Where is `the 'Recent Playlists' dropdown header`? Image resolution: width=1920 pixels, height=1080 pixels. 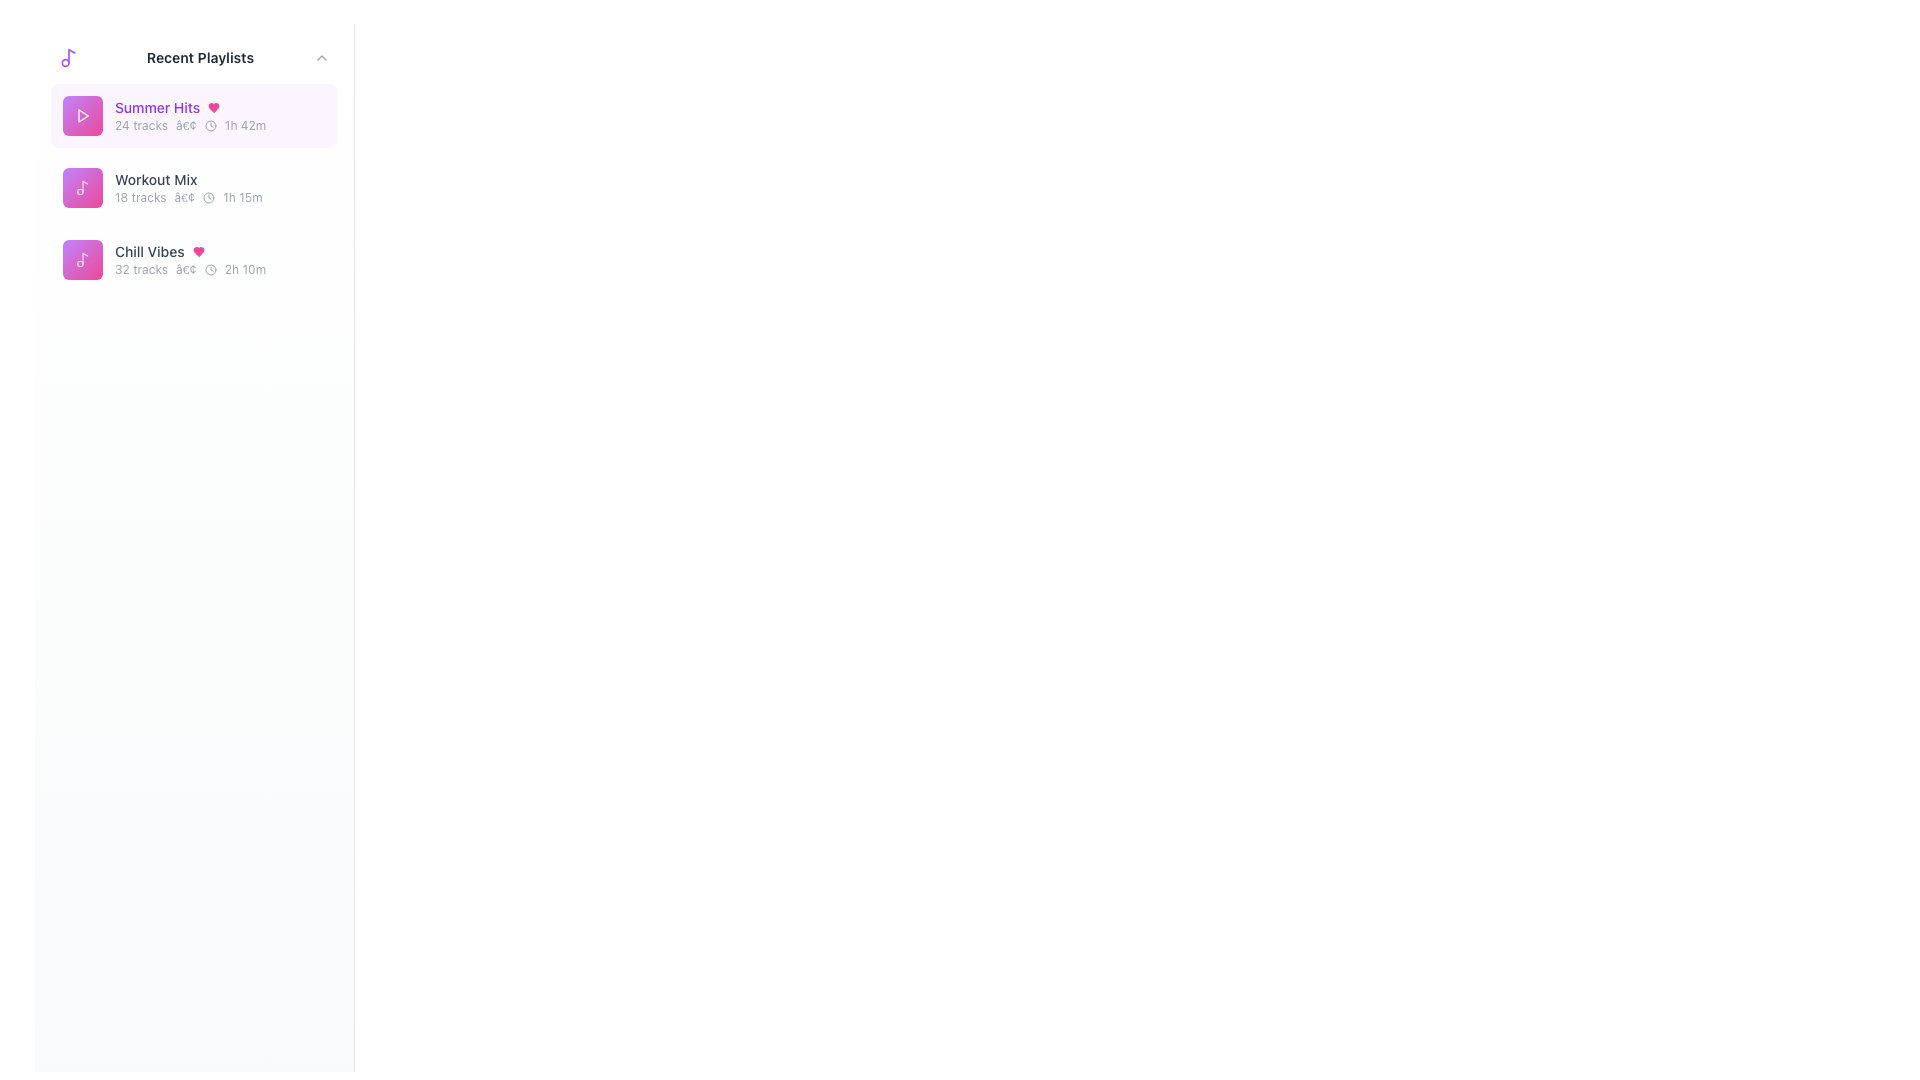
the 'Recent Playlists' dropdown header is located at coordinates (194, 56).